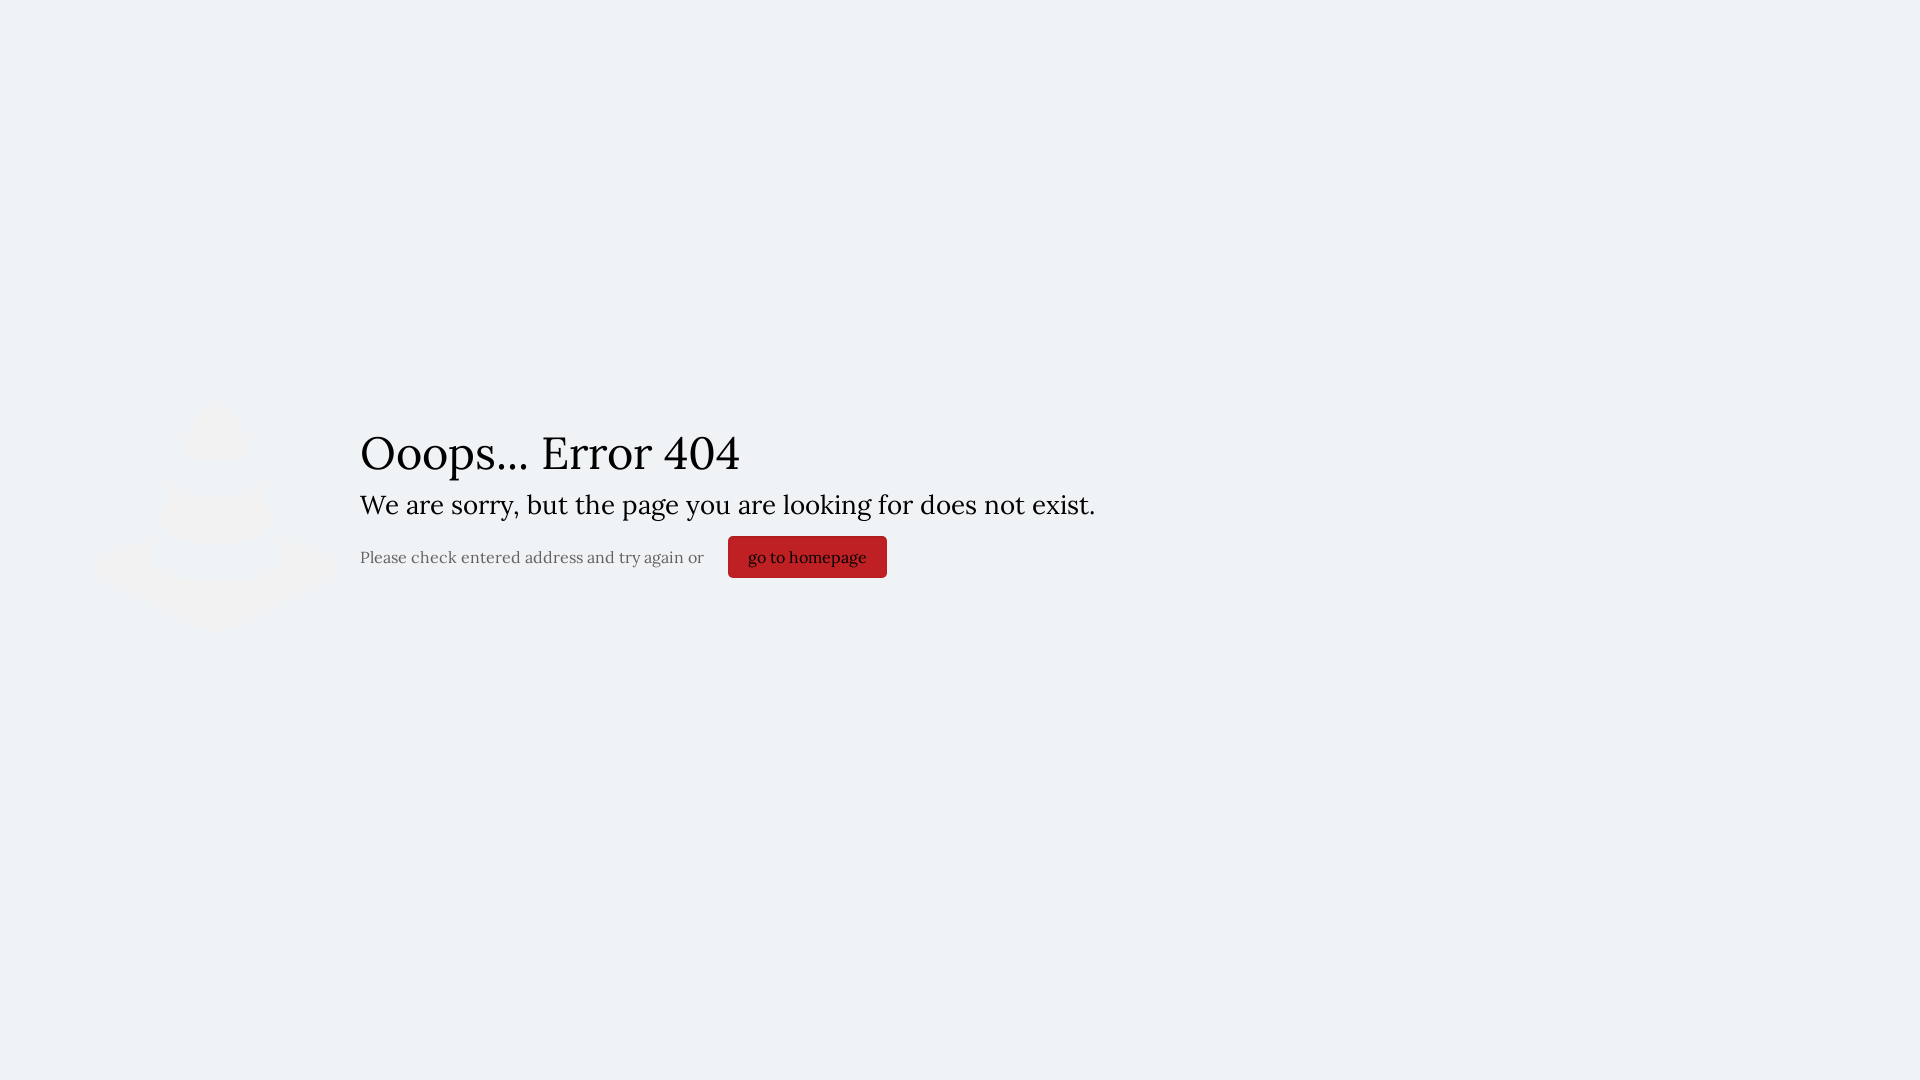 The image size is (1920, 1080). What do you see at coordinates (807, 556) in the screenshot?
I see `'go to homepage'` at bounding box center [807, 556].